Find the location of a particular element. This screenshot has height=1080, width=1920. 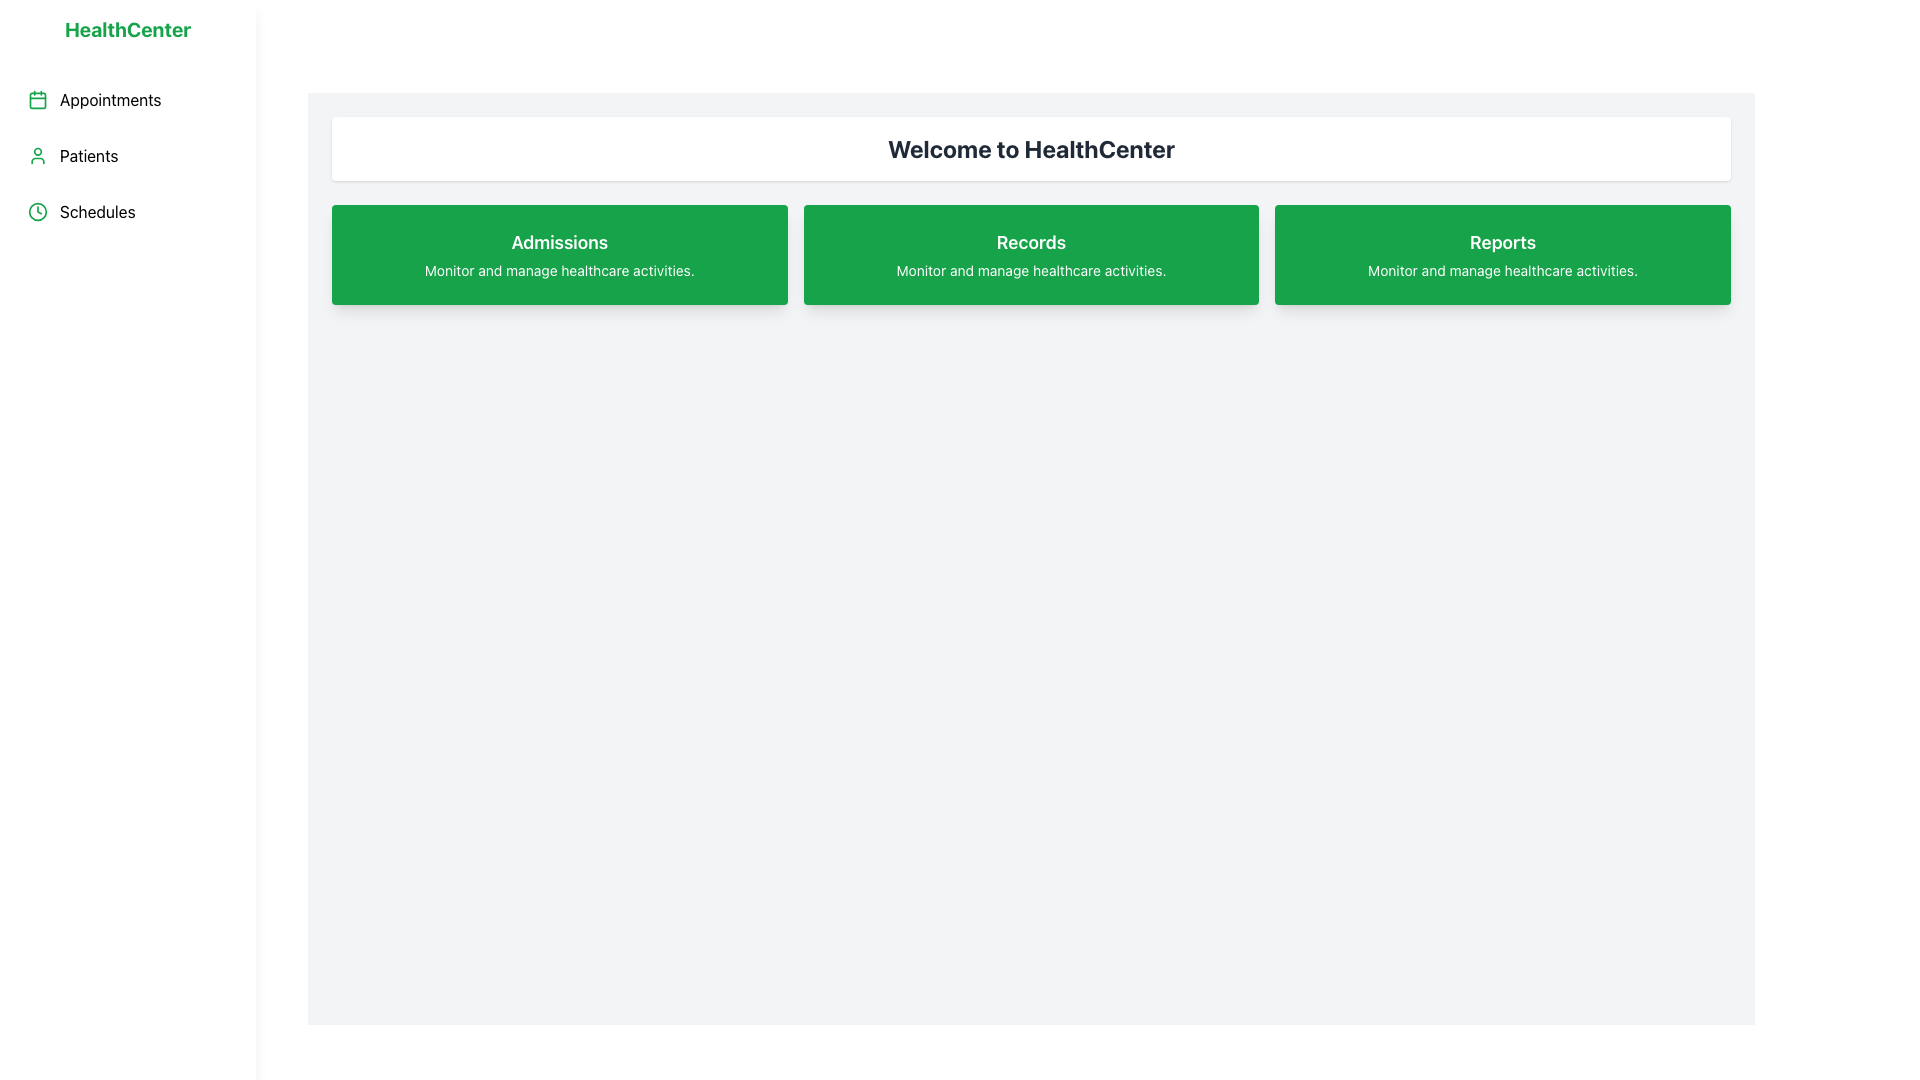

the circular clock icon with a green stroke color located on the left sidebar, adjacent to the 'Schedules' menu item is located at coordinates (38, 212).